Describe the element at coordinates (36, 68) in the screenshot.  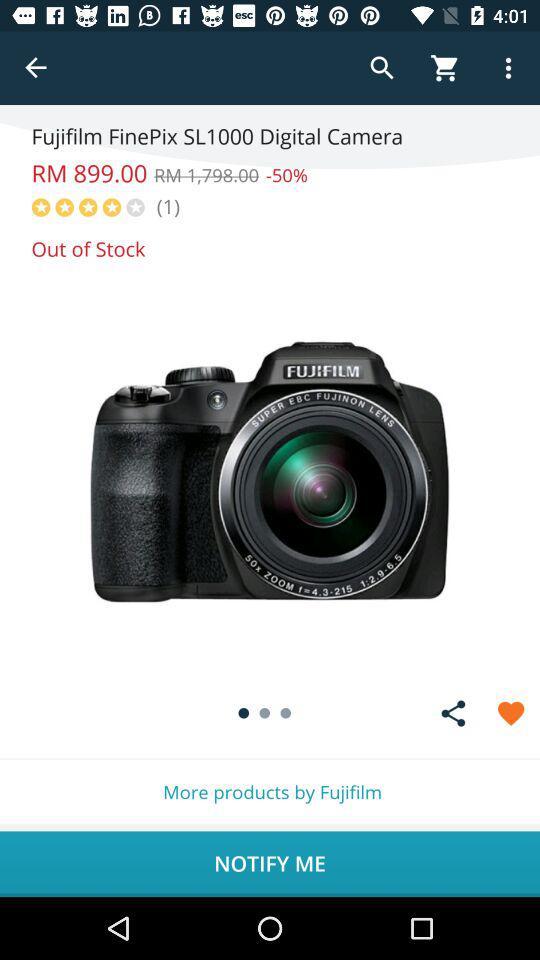
I see `previous` at that location.